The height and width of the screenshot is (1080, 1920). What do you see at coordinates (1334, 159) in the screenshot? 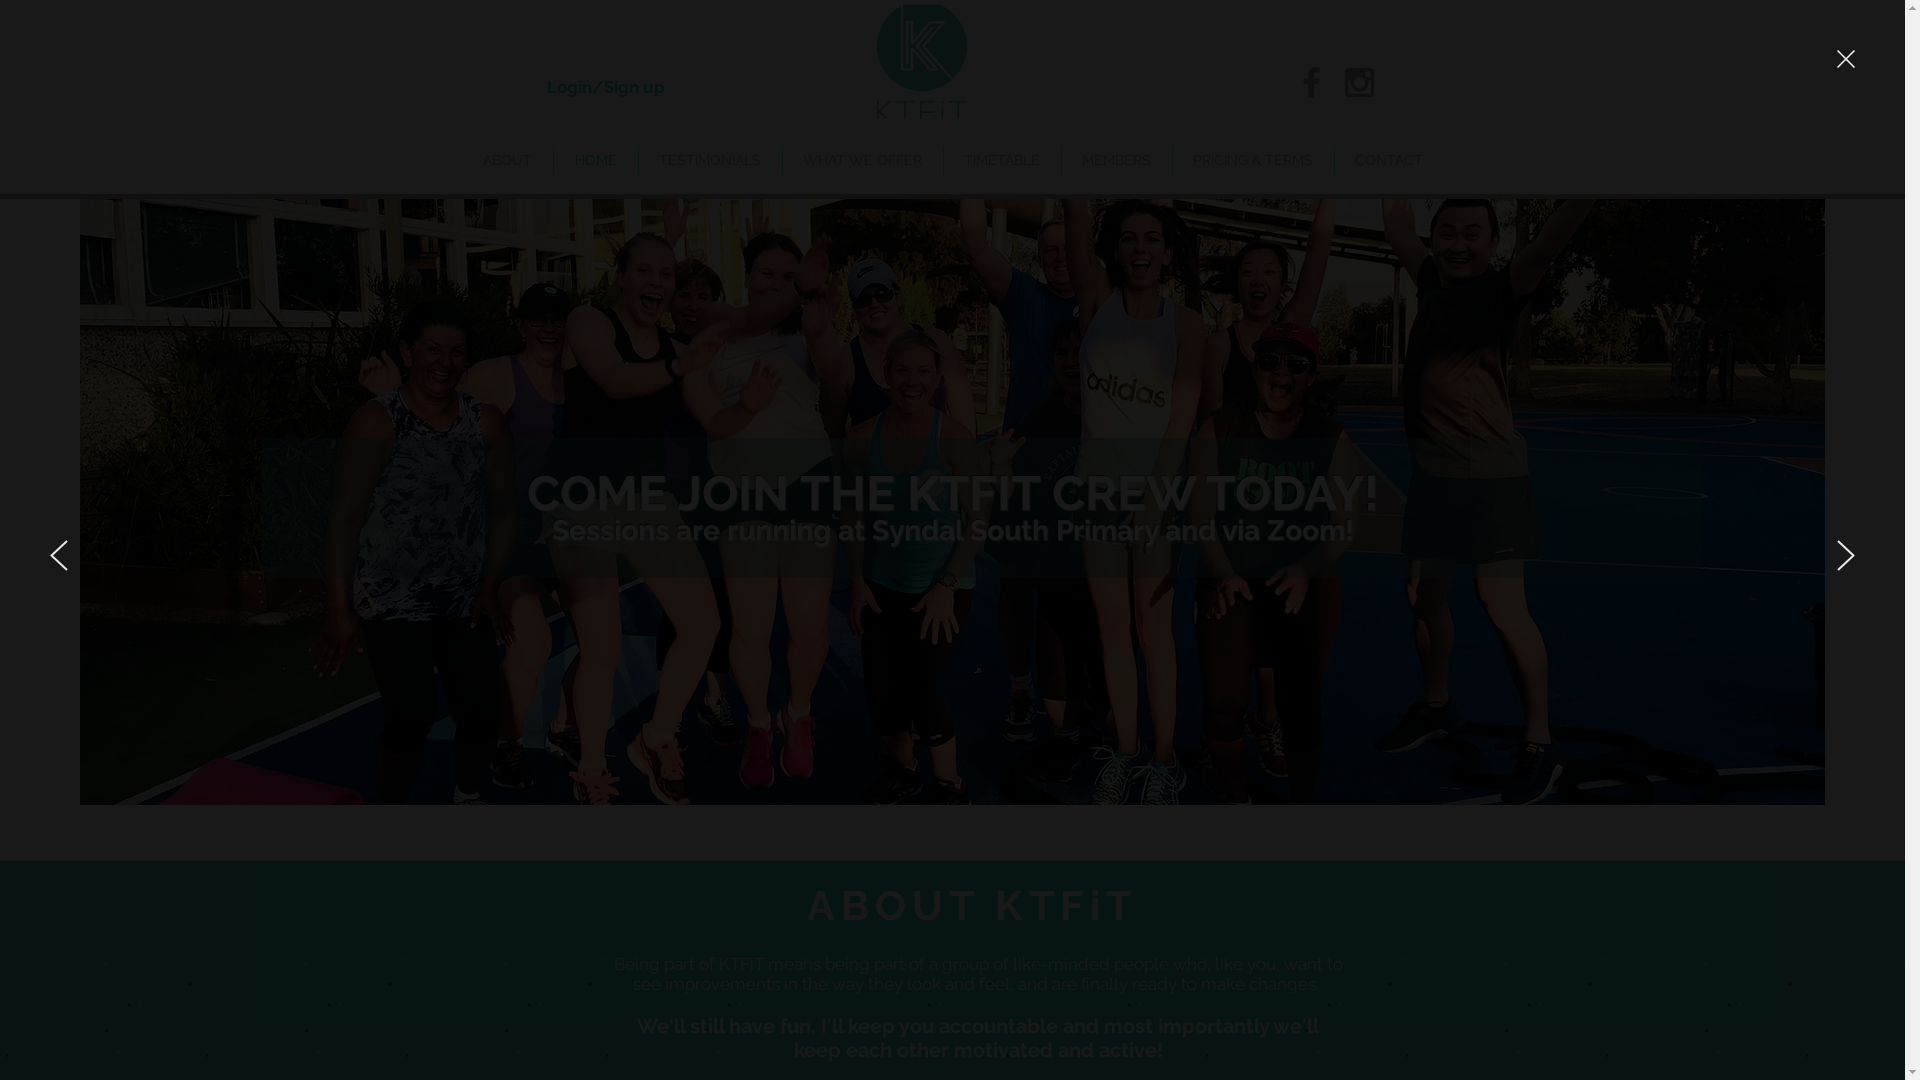
I see `'CONTACT'` at bounding box center [1334, 159].